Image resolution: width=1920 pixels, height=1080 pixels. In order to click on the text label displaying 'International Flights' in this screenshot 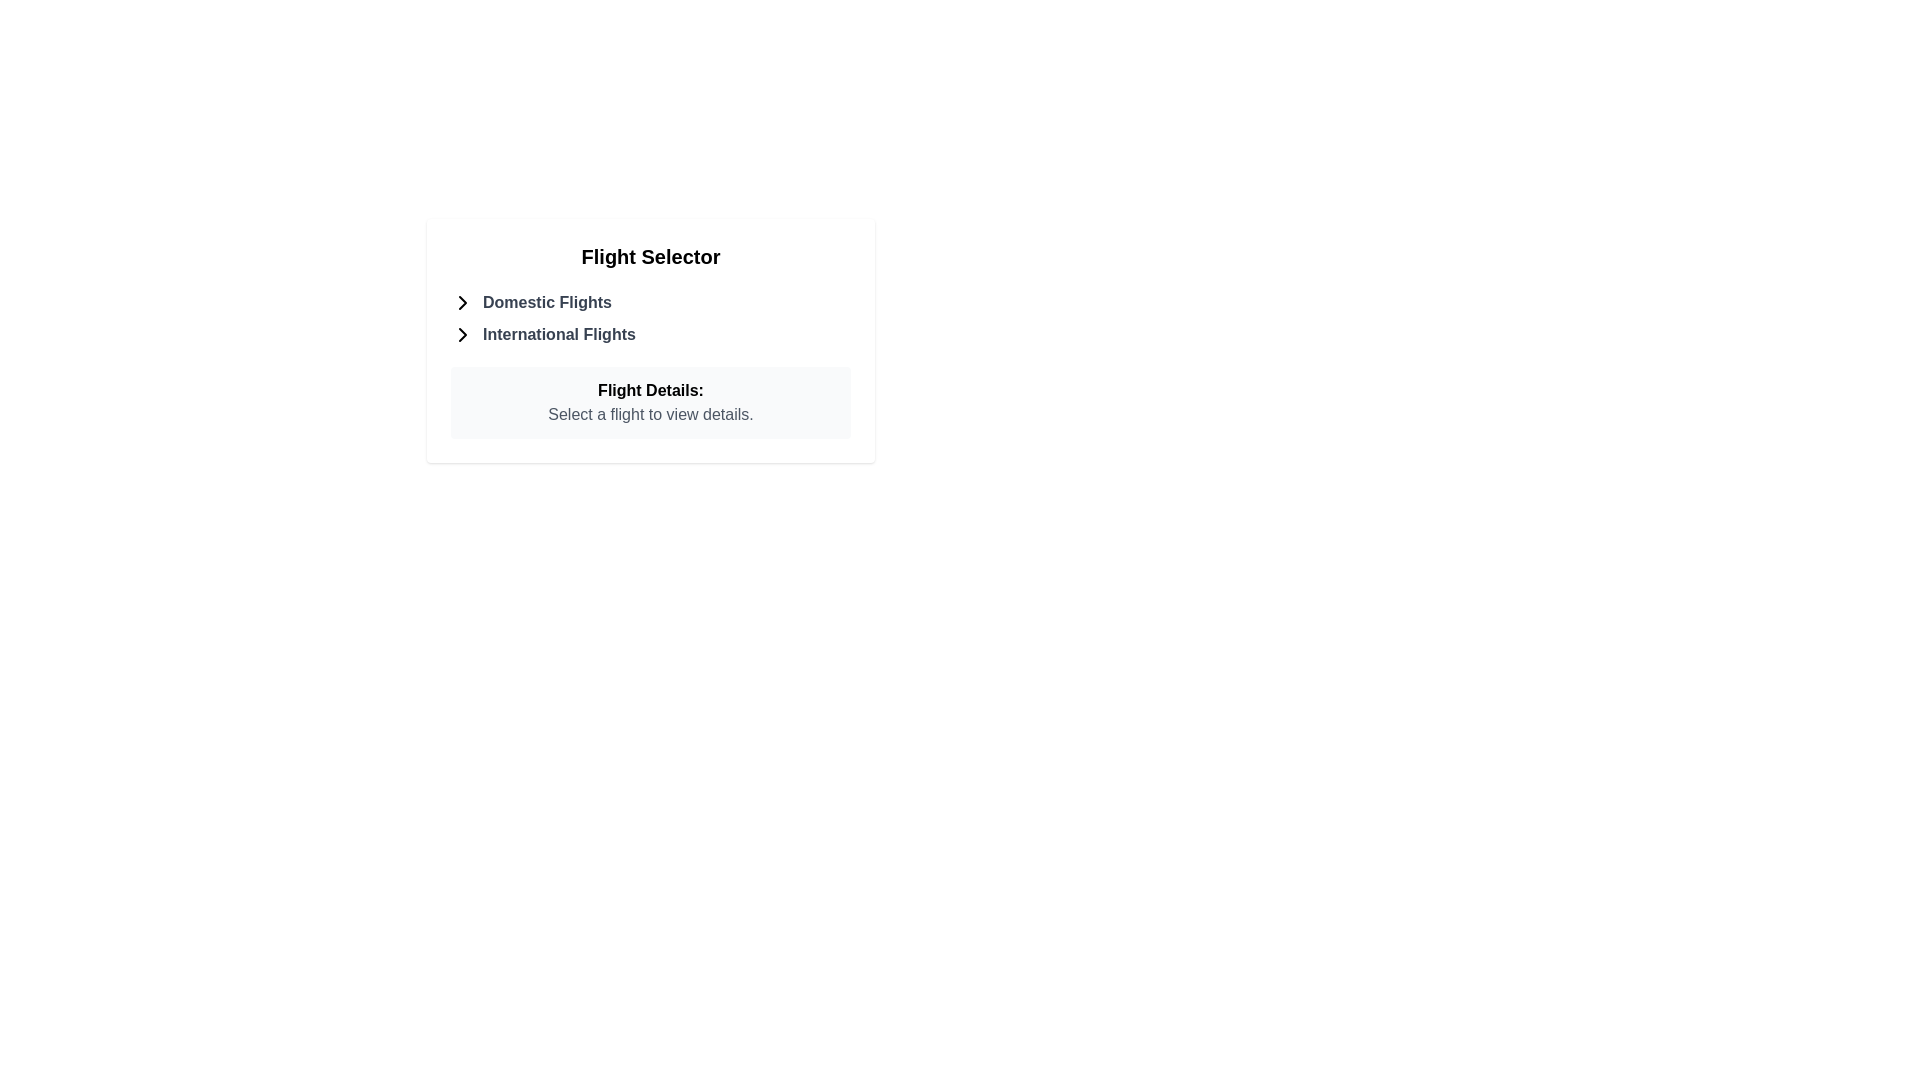, I will do `click(559, 334)`.